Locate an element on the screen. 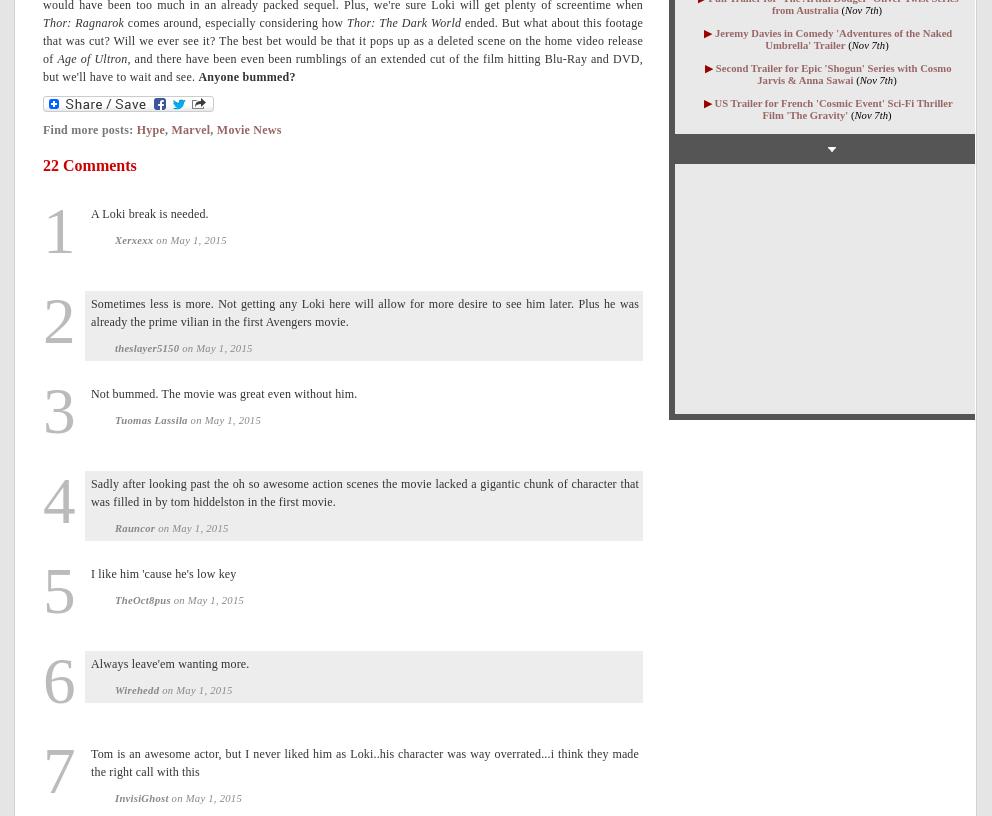 The width and height of the screenshot is (992, 816). 'ended. But what about this footage that was cut? Will we ever see it? The best bet would be that it pops up as a deleted scene on the home video release of' is located at coordinates (342, 38).